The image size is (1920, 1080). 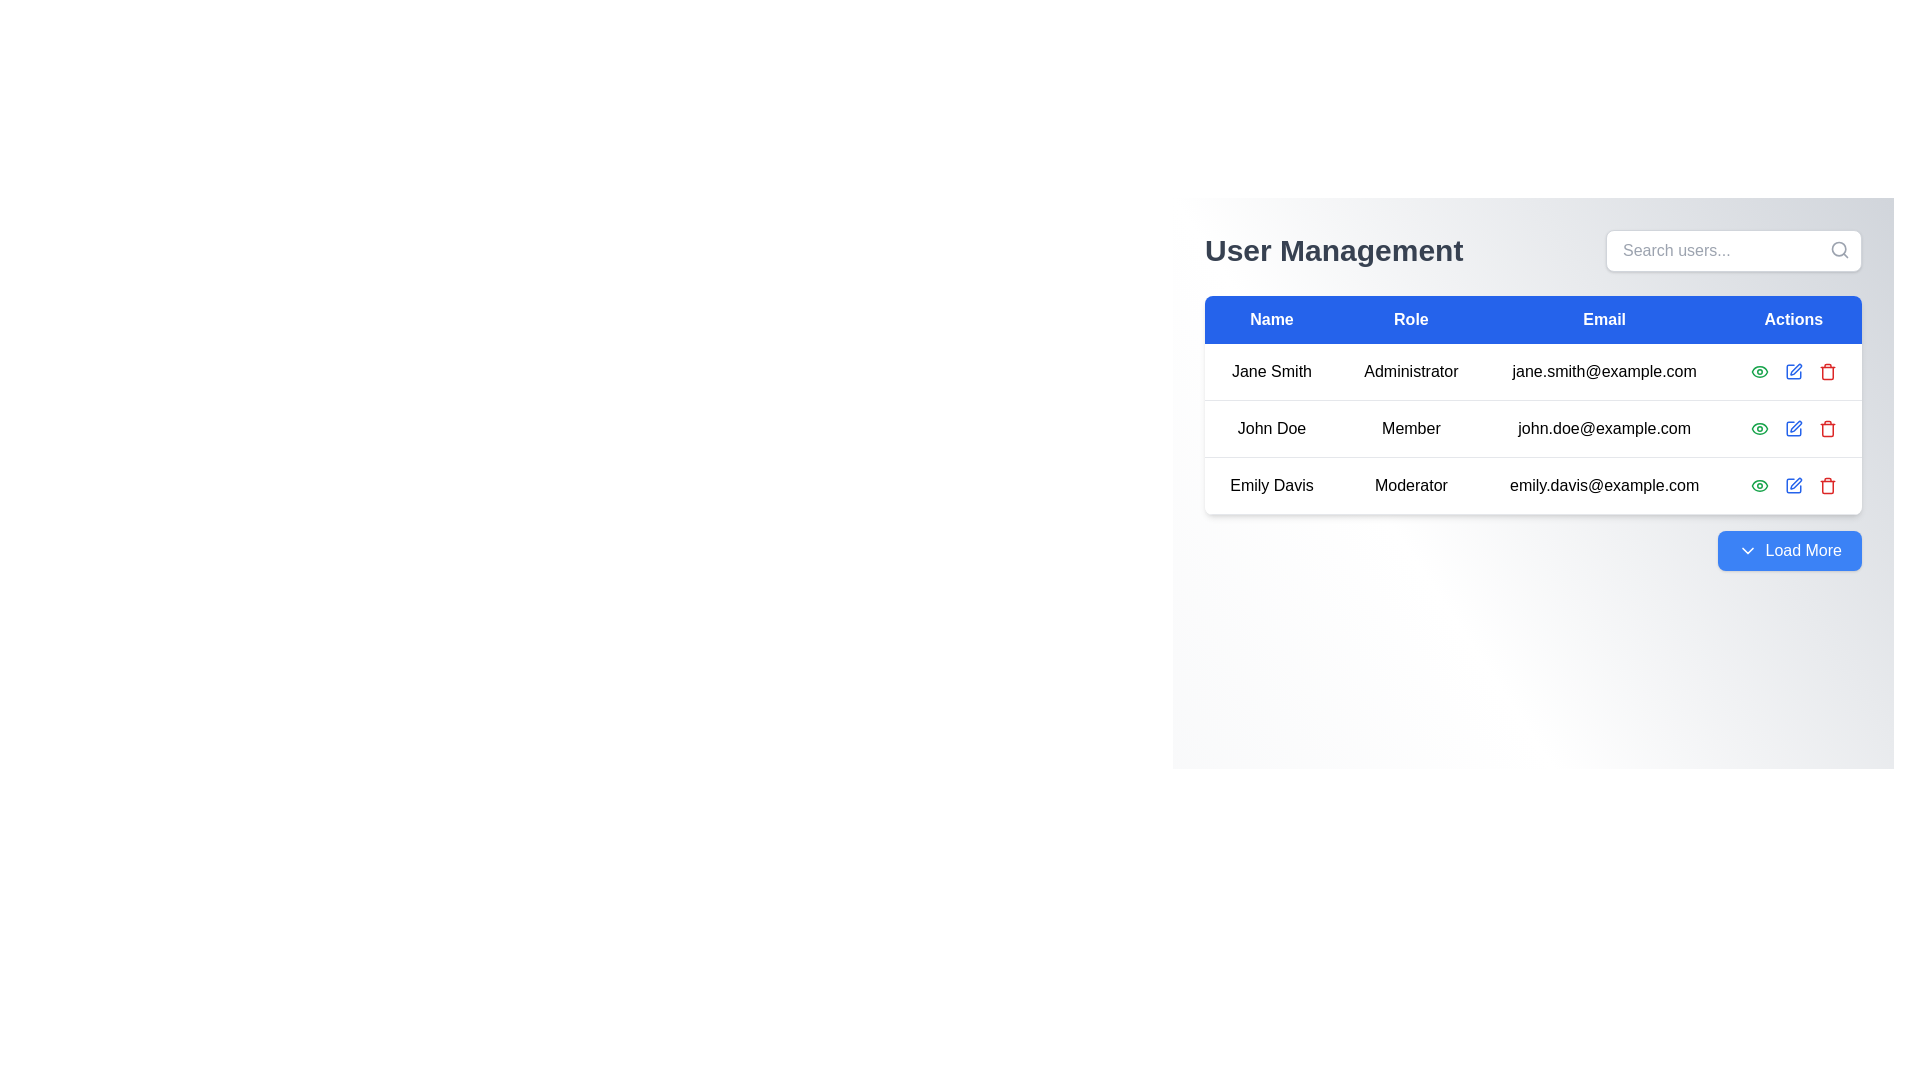 I want to click on email address displayed in the Text Display element located in the third column of the second row for 'John Doe', which shows 'john.doe@example.com', so click(x=1604, y=427).